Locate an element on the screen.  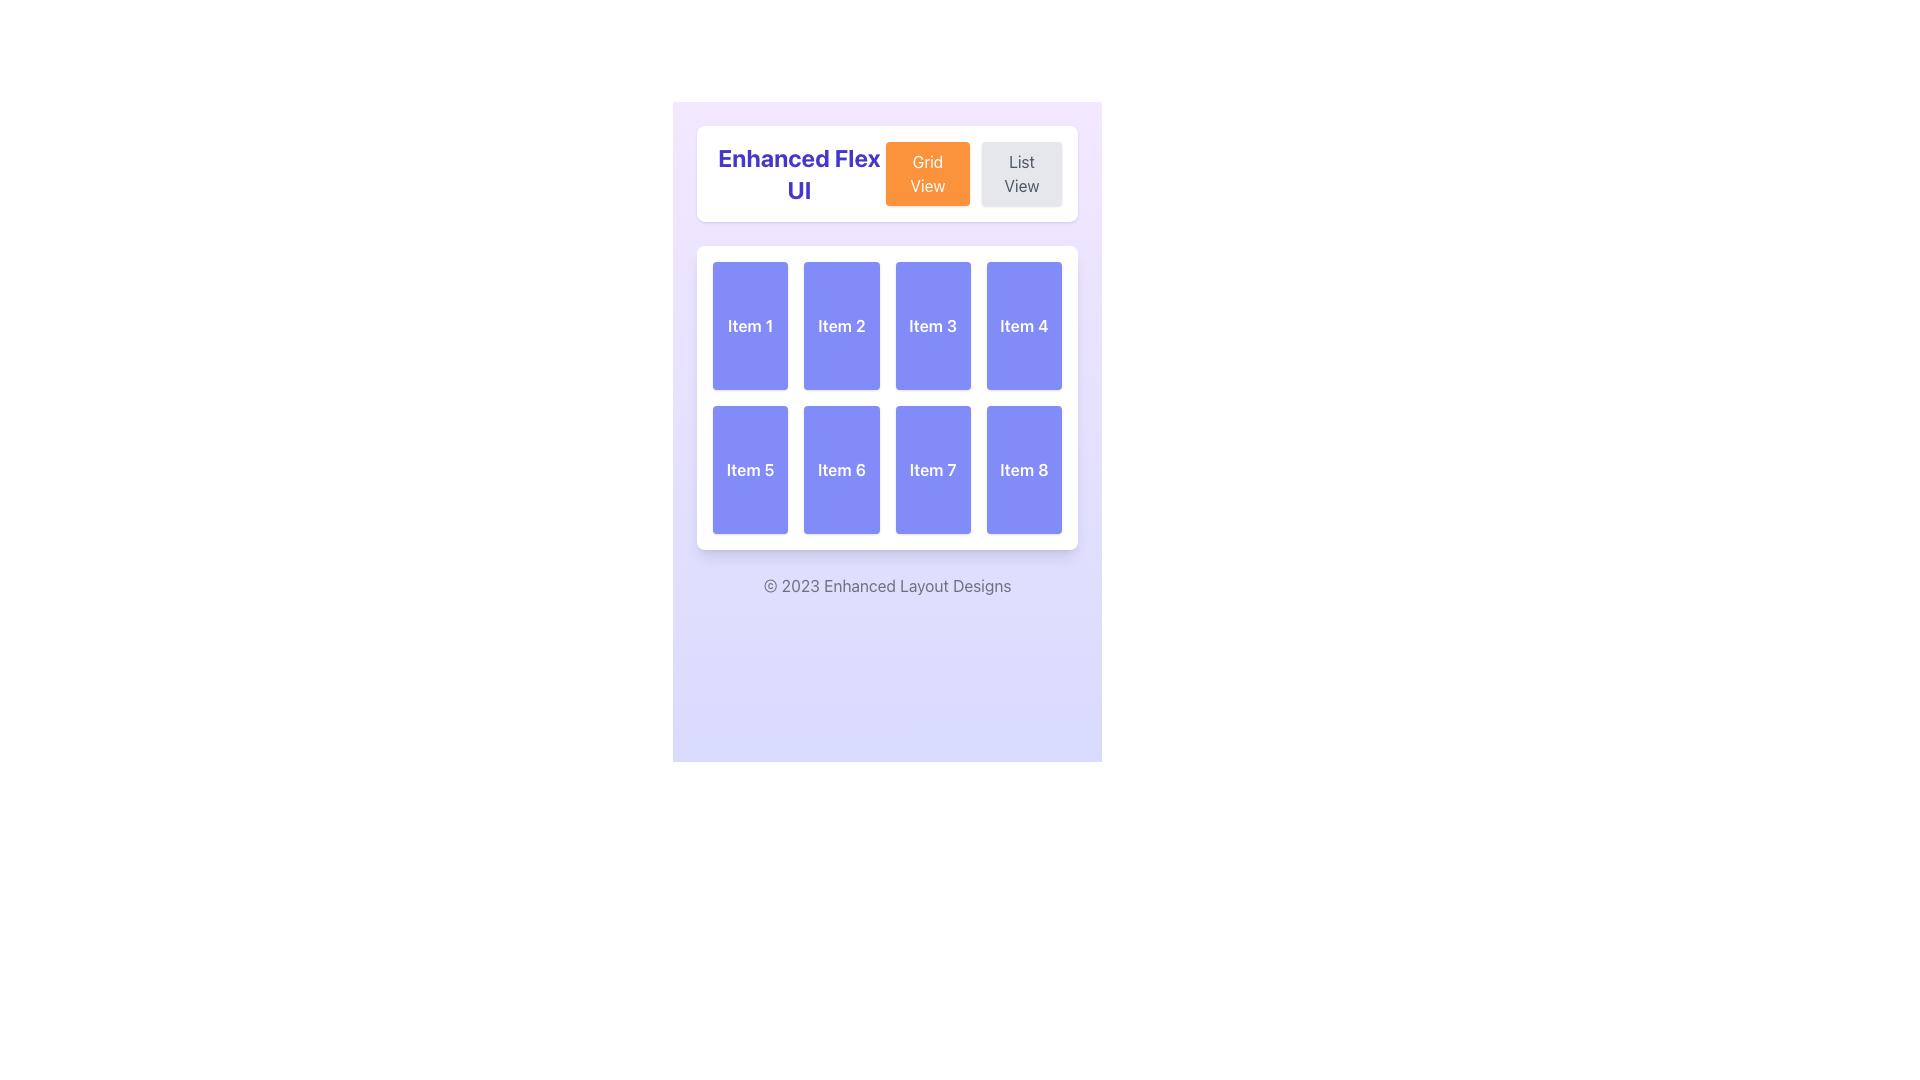
the static label representing 'Item 7' in the grid layout, located in the second row, third column is located at coordinates (932, 470).